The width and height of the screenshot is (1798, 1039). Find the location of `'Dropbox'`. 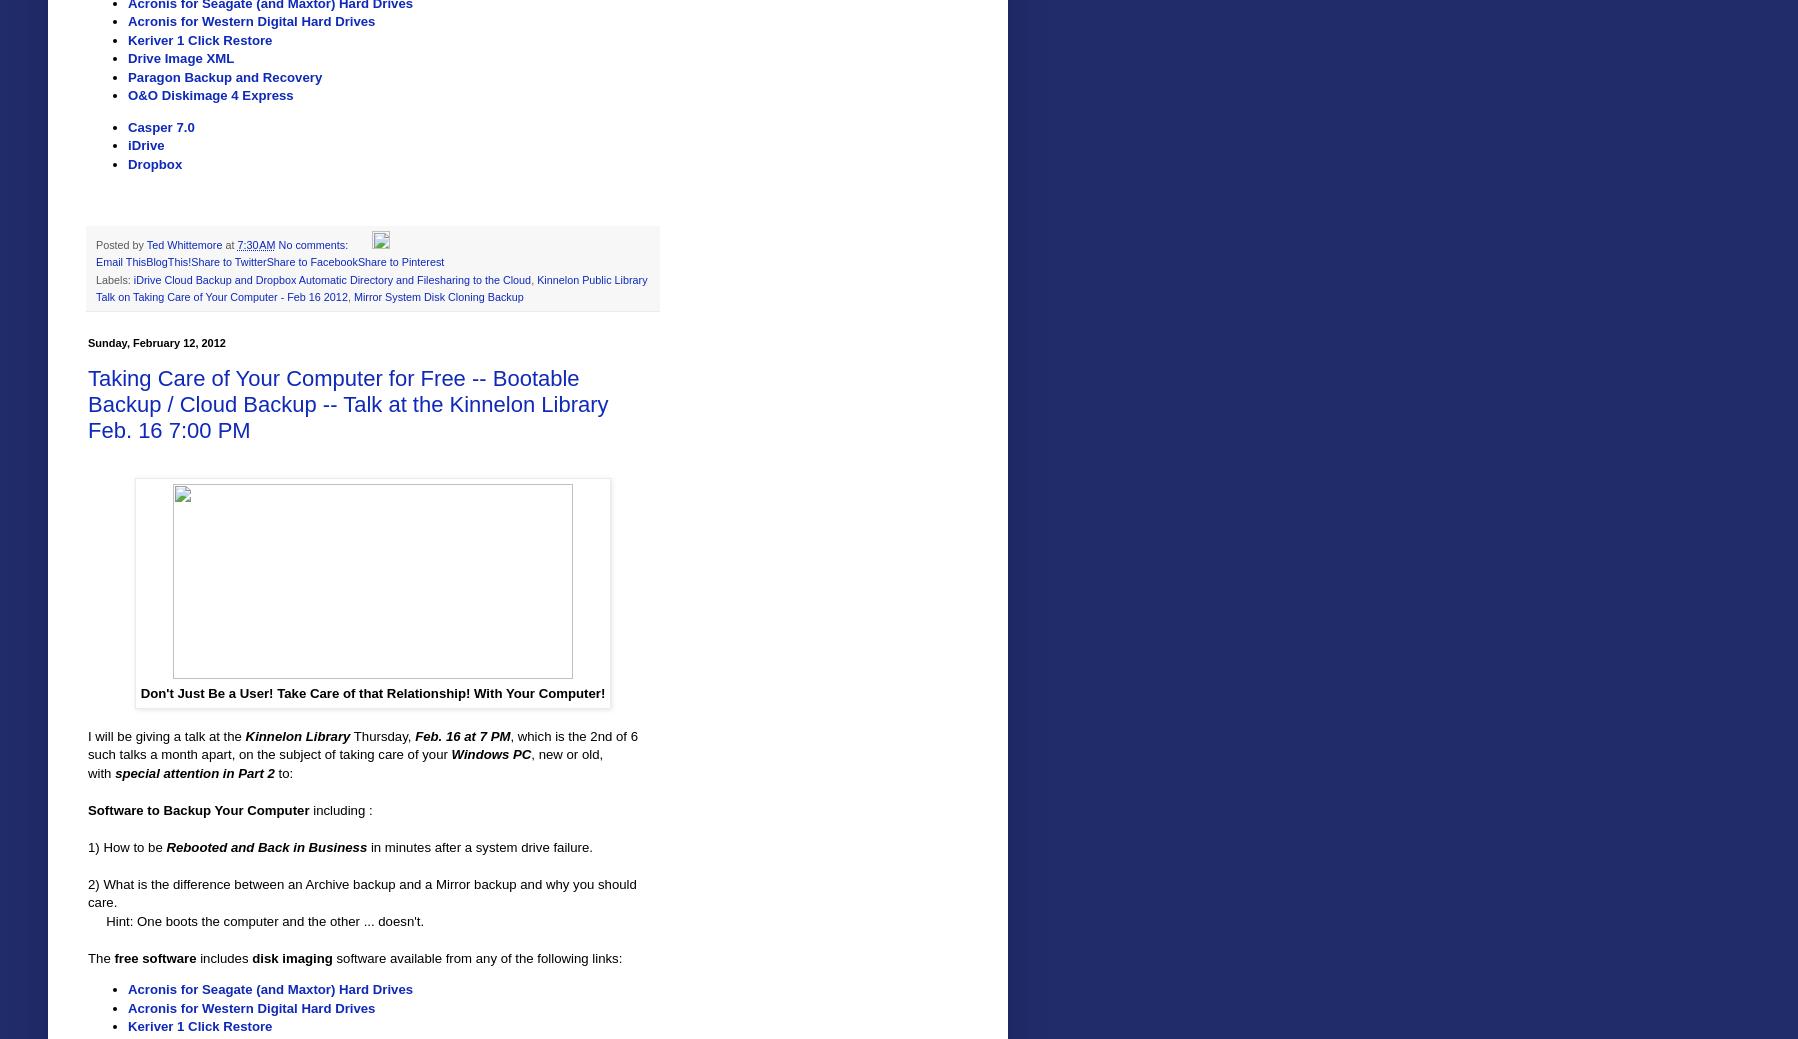

'Dropbox' is located at coordinates (154, 162).